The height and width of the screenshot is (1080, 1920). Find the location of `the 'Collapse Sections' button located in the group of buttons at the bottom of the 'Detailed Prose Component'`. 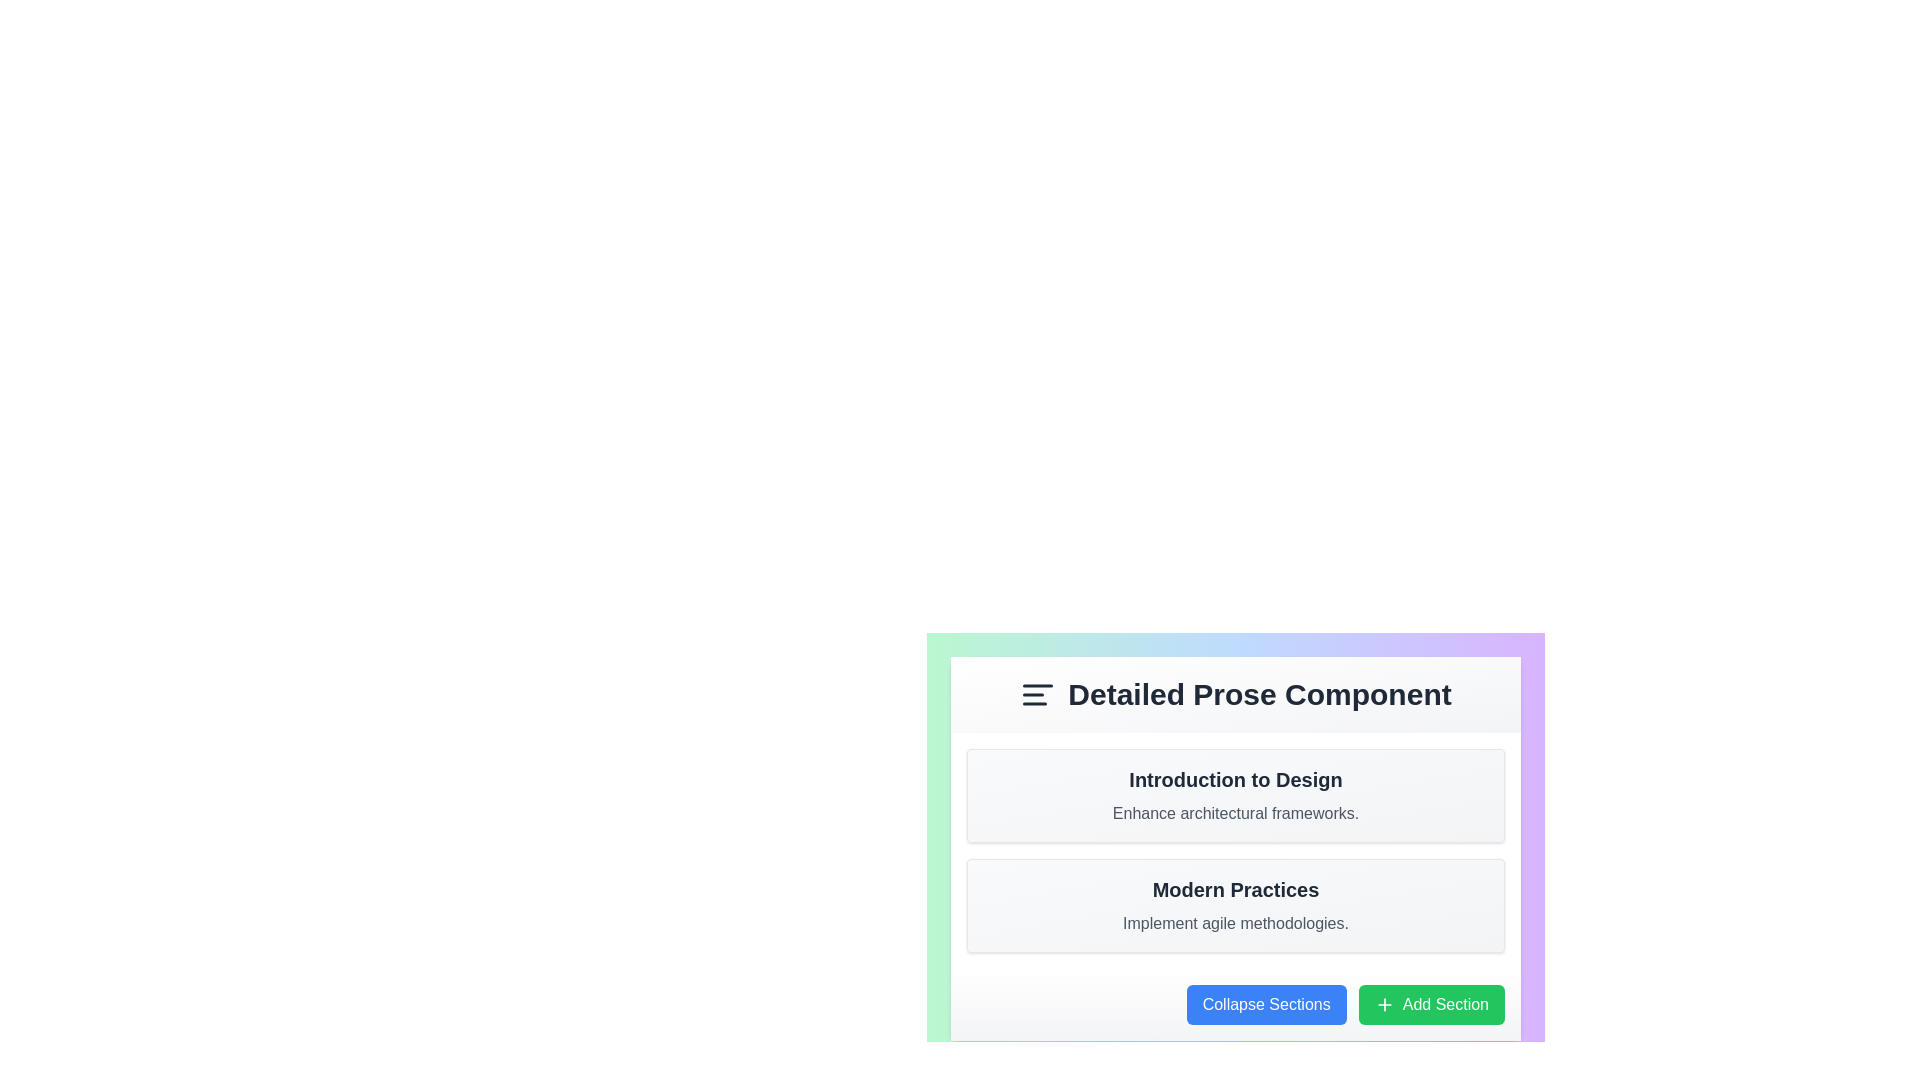

the 'Collapse Sections' button located in the group of buttons at the bottom of the 'Detailed Prose Component' is located at coordinates (1235, 1005).